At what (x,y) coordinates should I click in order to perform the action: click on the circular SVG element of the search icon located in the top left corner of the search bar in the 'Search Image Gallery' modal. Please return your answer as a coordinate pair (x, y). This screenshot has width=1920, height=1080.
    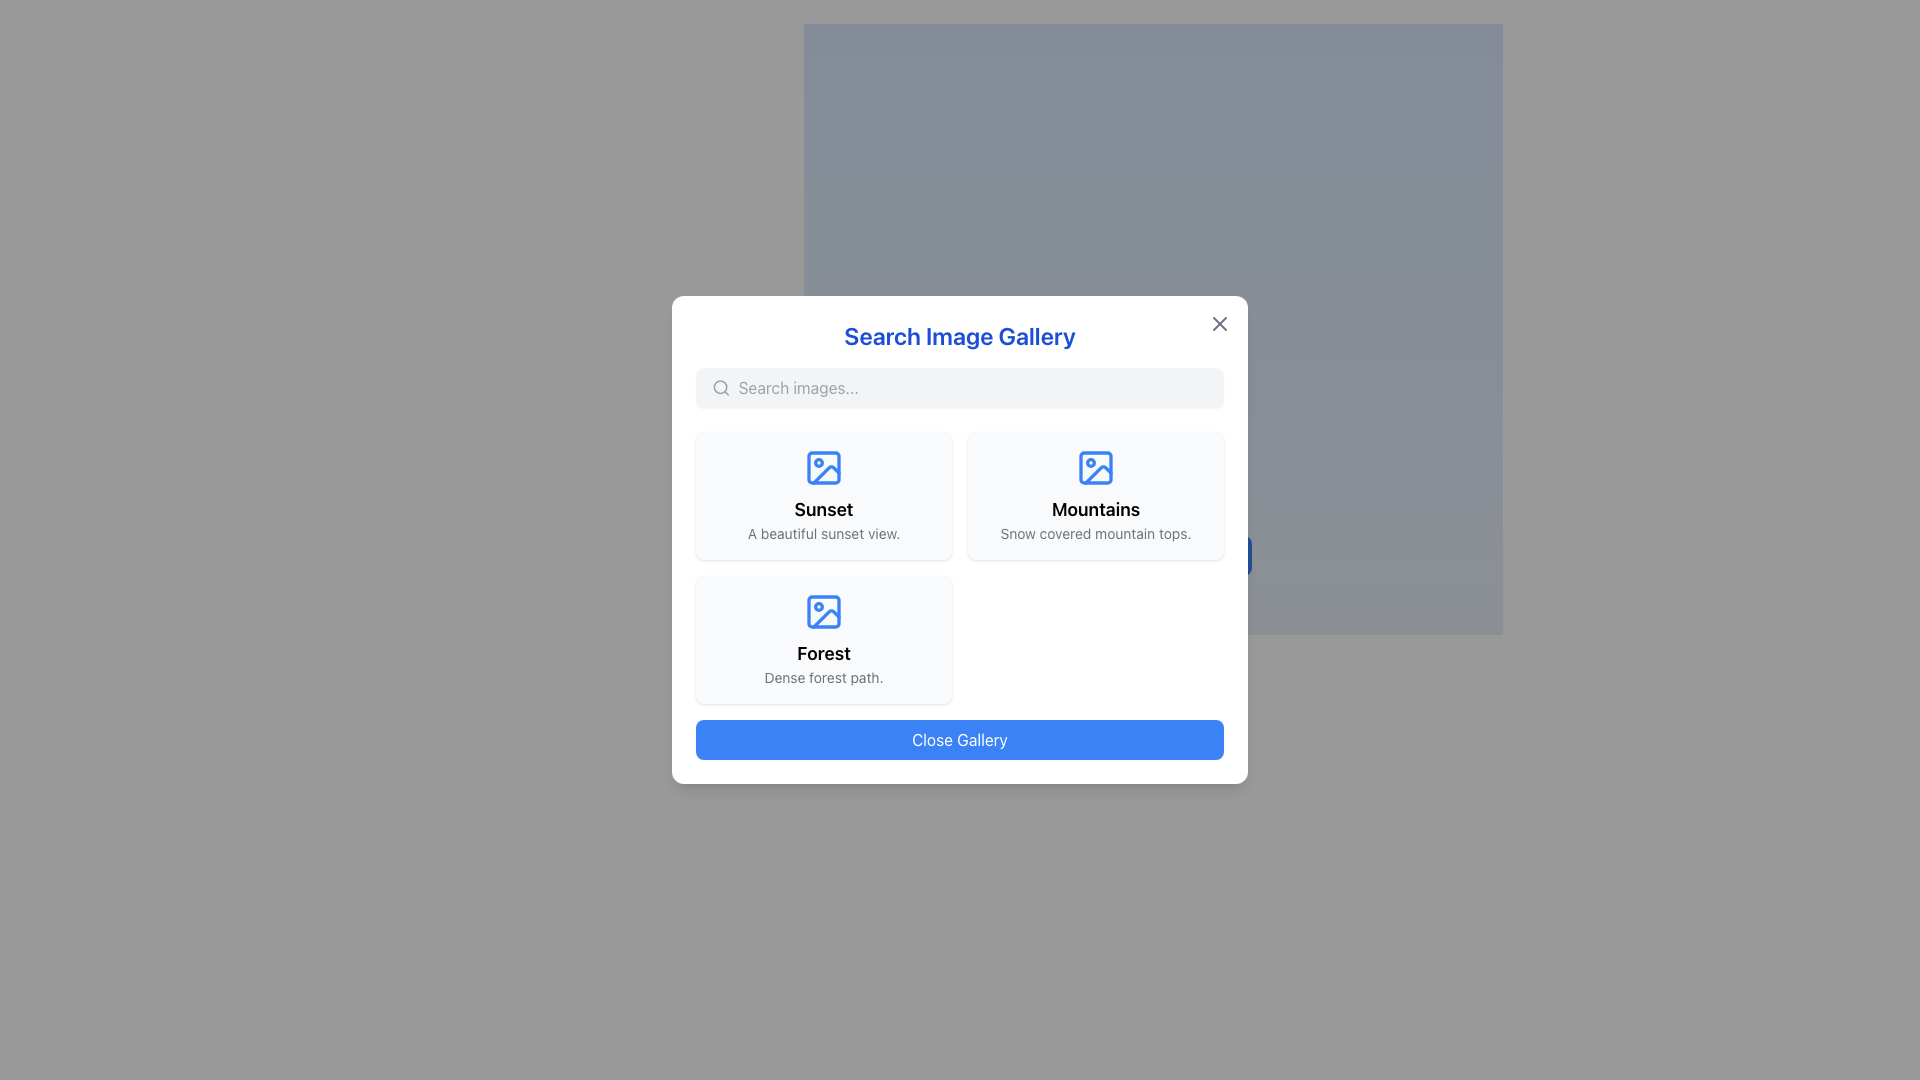
    Looking at the image, I should click on (720, 387).